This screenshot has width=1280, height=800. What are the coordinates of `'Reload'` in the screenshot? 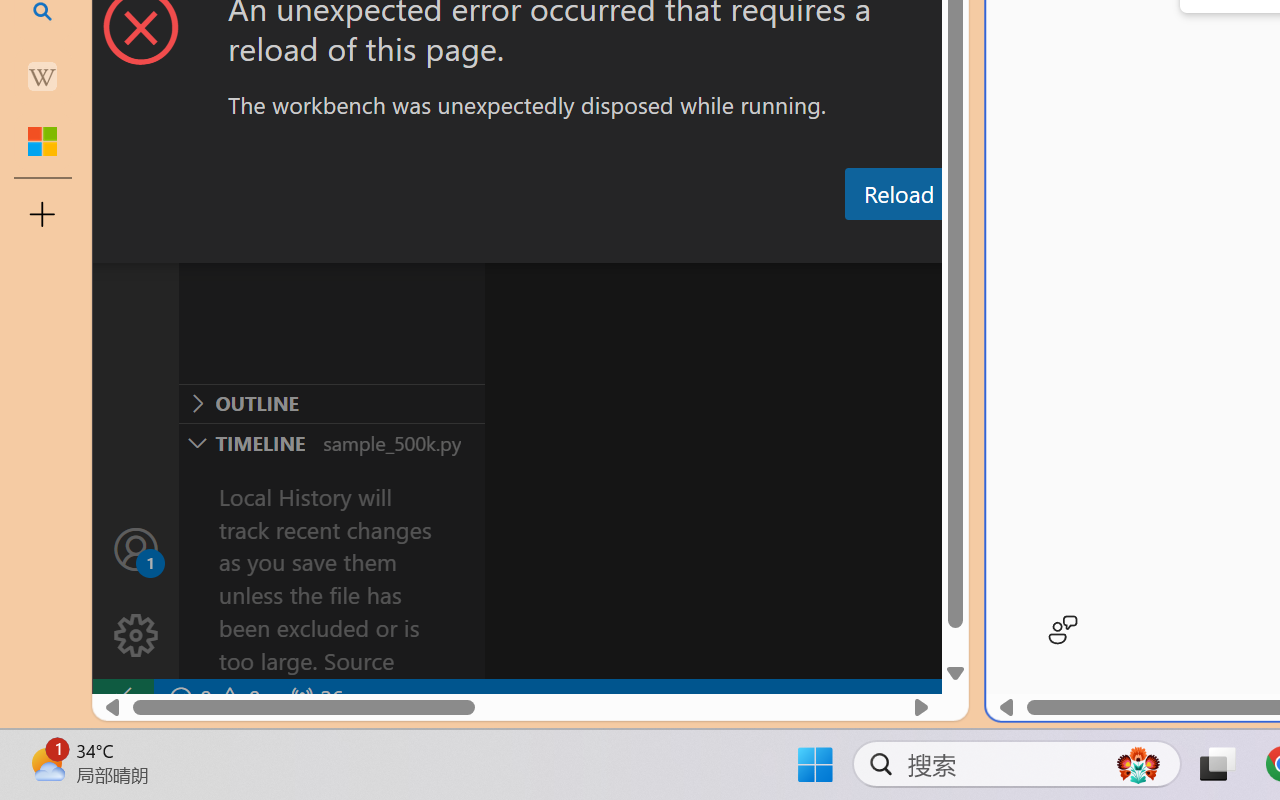 It's located at (897, 192).